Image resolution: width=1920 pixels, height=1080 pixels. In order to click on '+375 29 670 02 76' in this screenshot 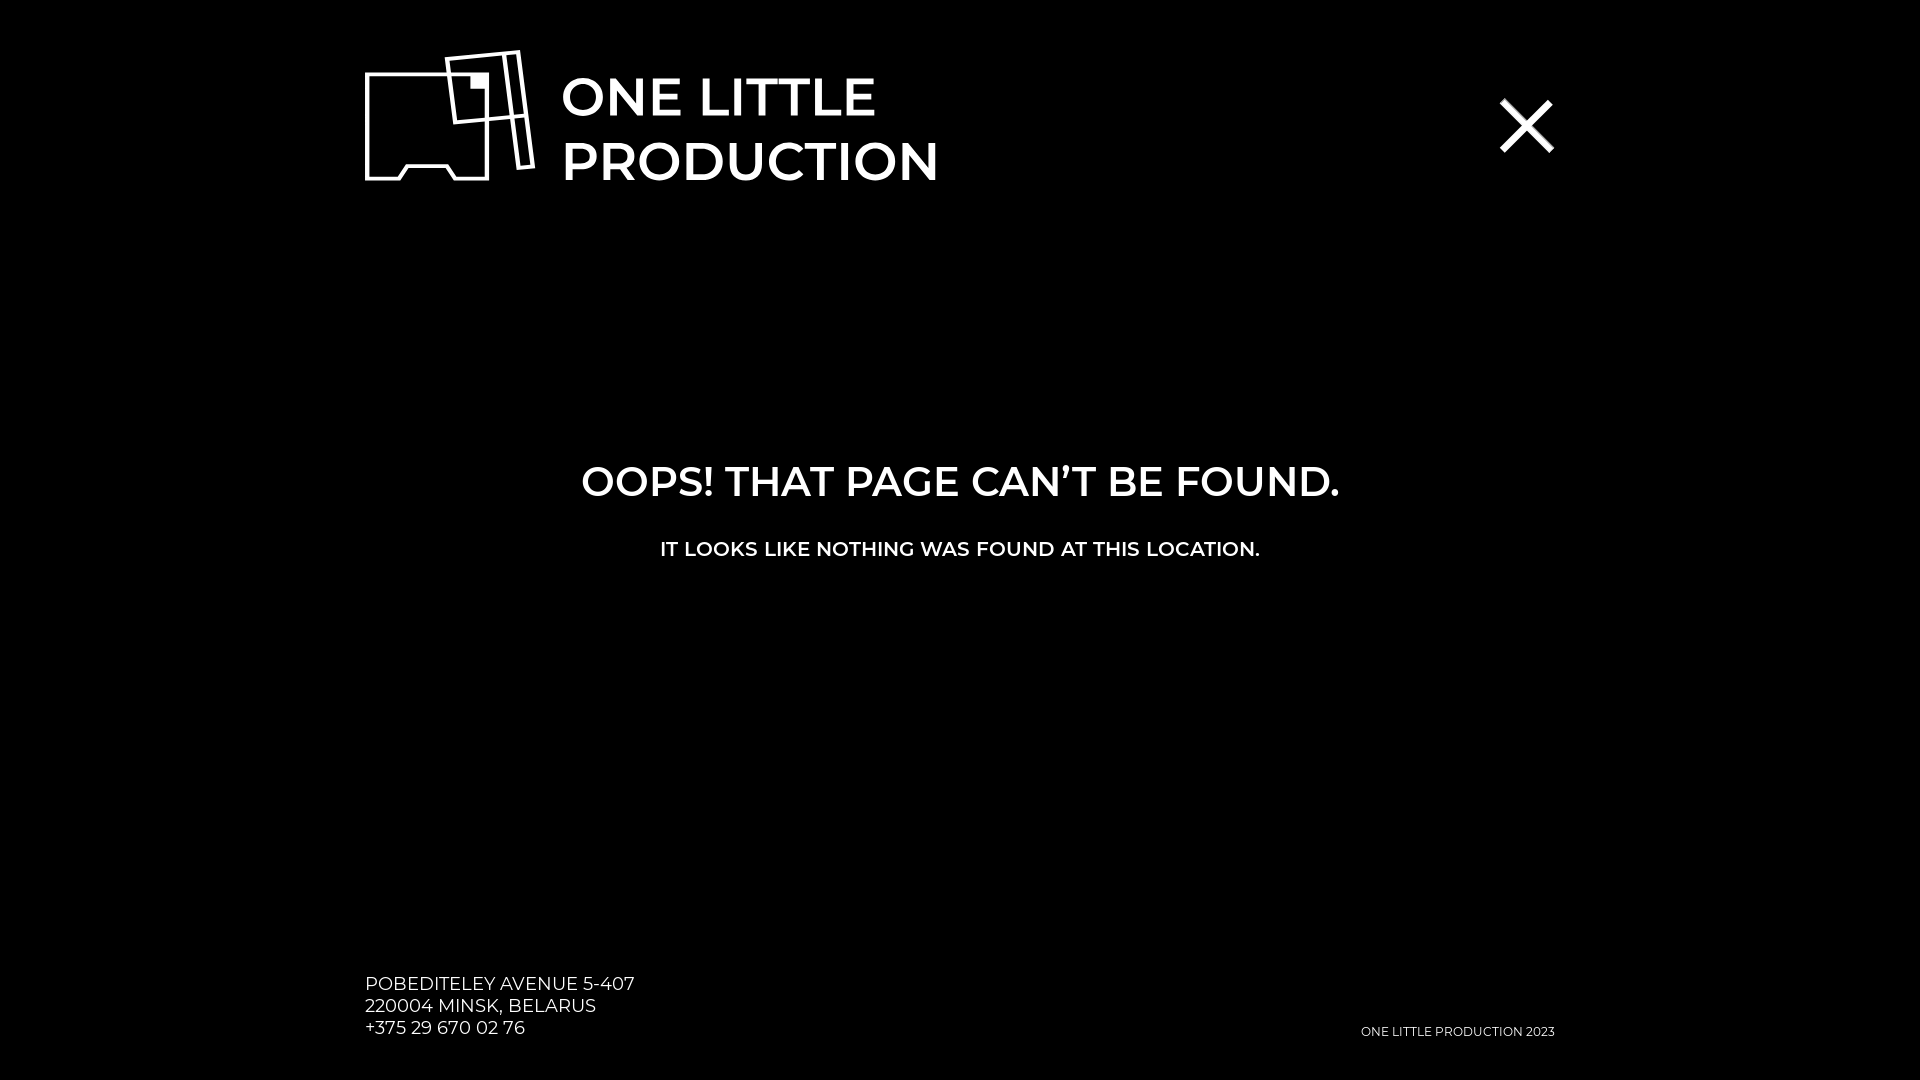, I will do `click(444, 1028)`.